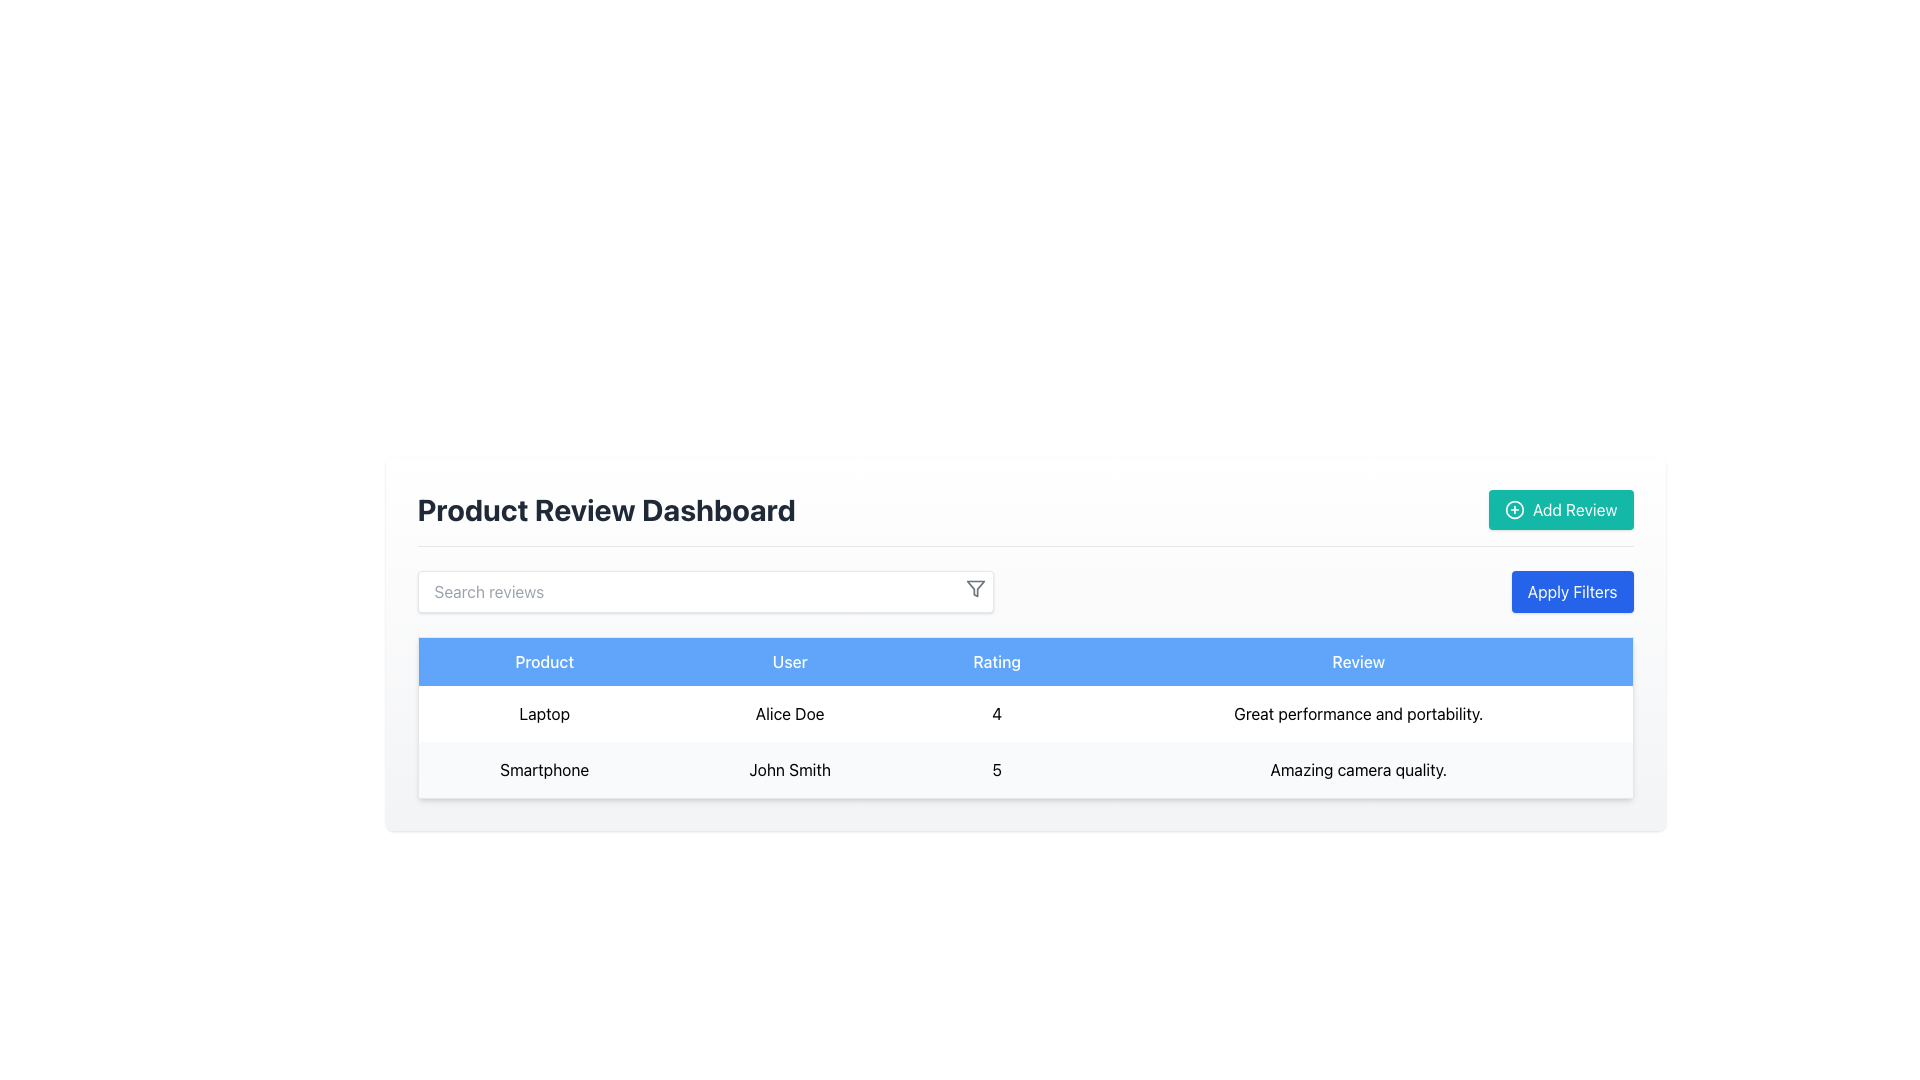  What do you see at coordinates (544, 769) in the screenshot?
I see `the Static Text Label displaying 'Smartphone' in the 'Product' column of the table` at bounding box center [544, 769].